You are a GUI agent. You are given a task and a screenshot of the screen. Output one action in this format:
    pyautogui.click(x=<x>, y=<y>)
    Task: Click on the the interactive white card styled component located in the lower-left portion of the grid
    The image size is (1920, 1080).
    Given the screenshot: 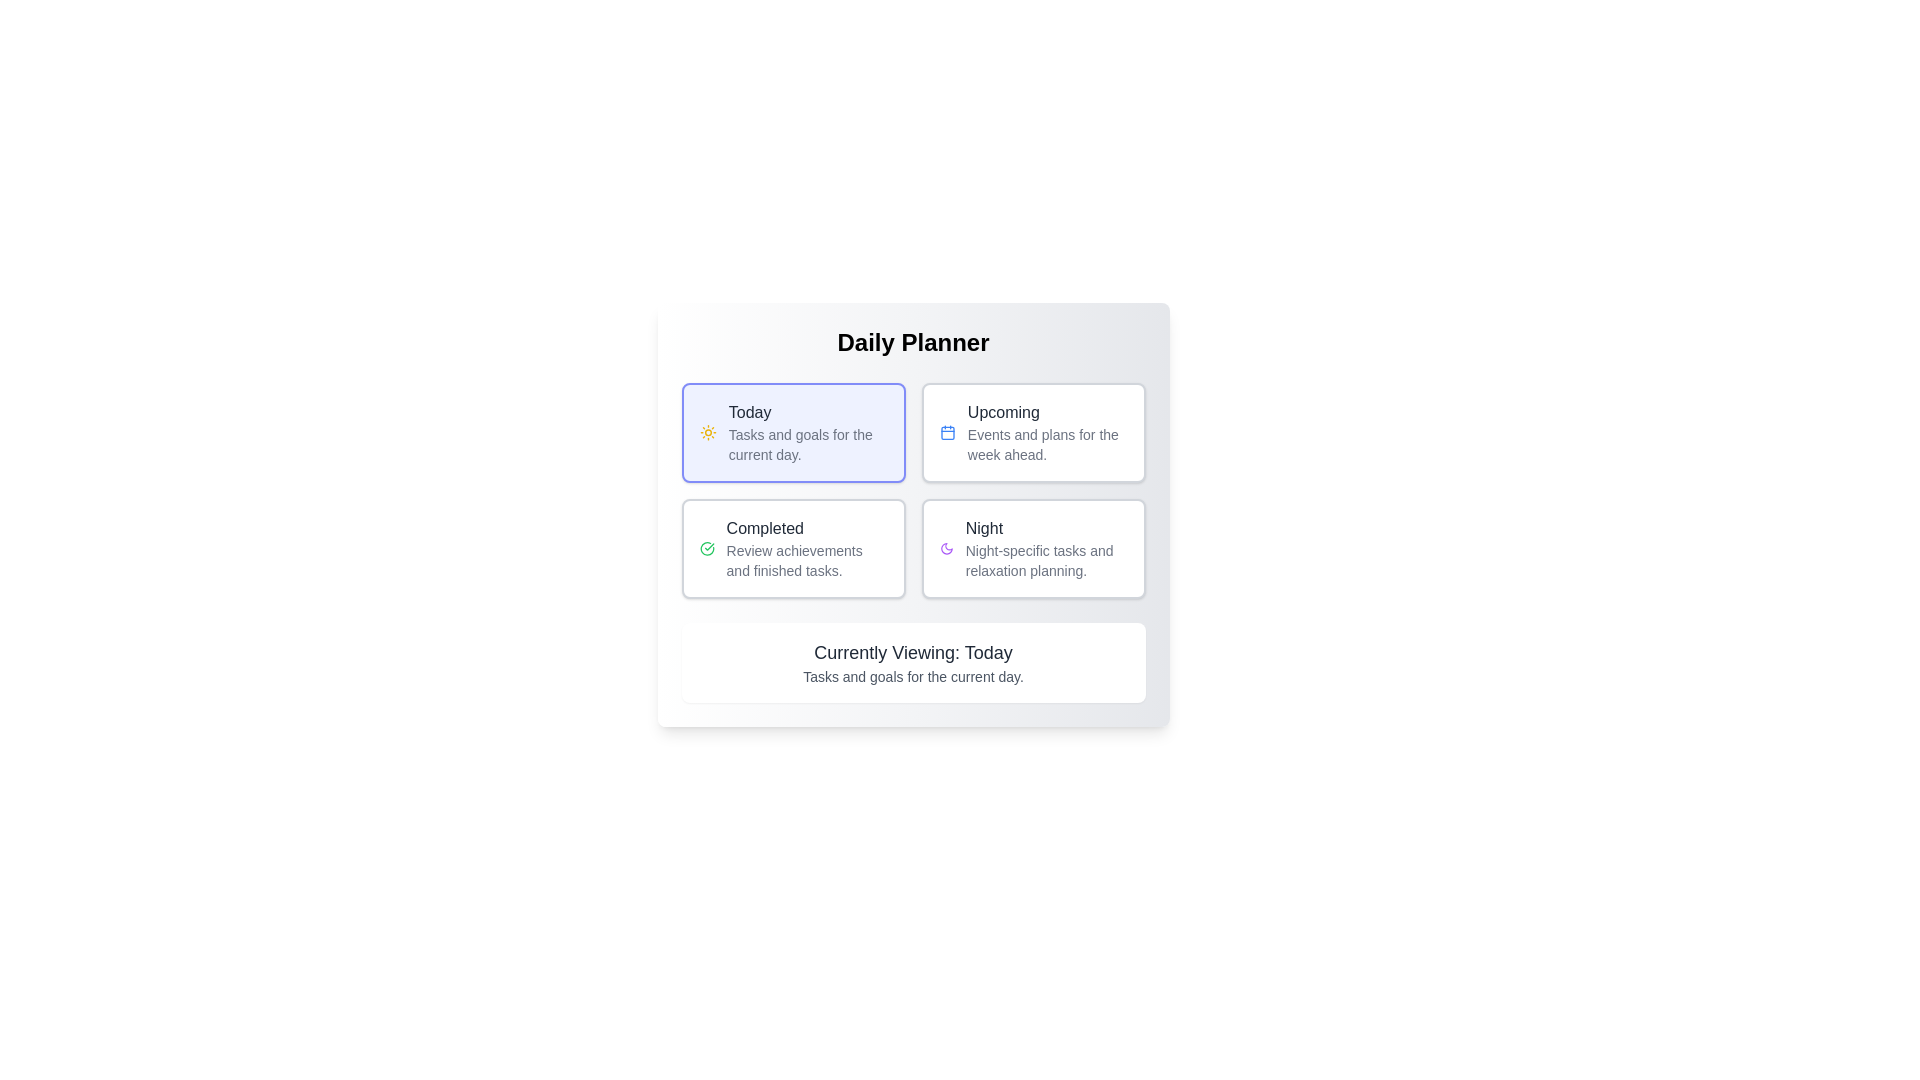 What is the action you would take?
    pyautogui.click(x=912, y=514)
    